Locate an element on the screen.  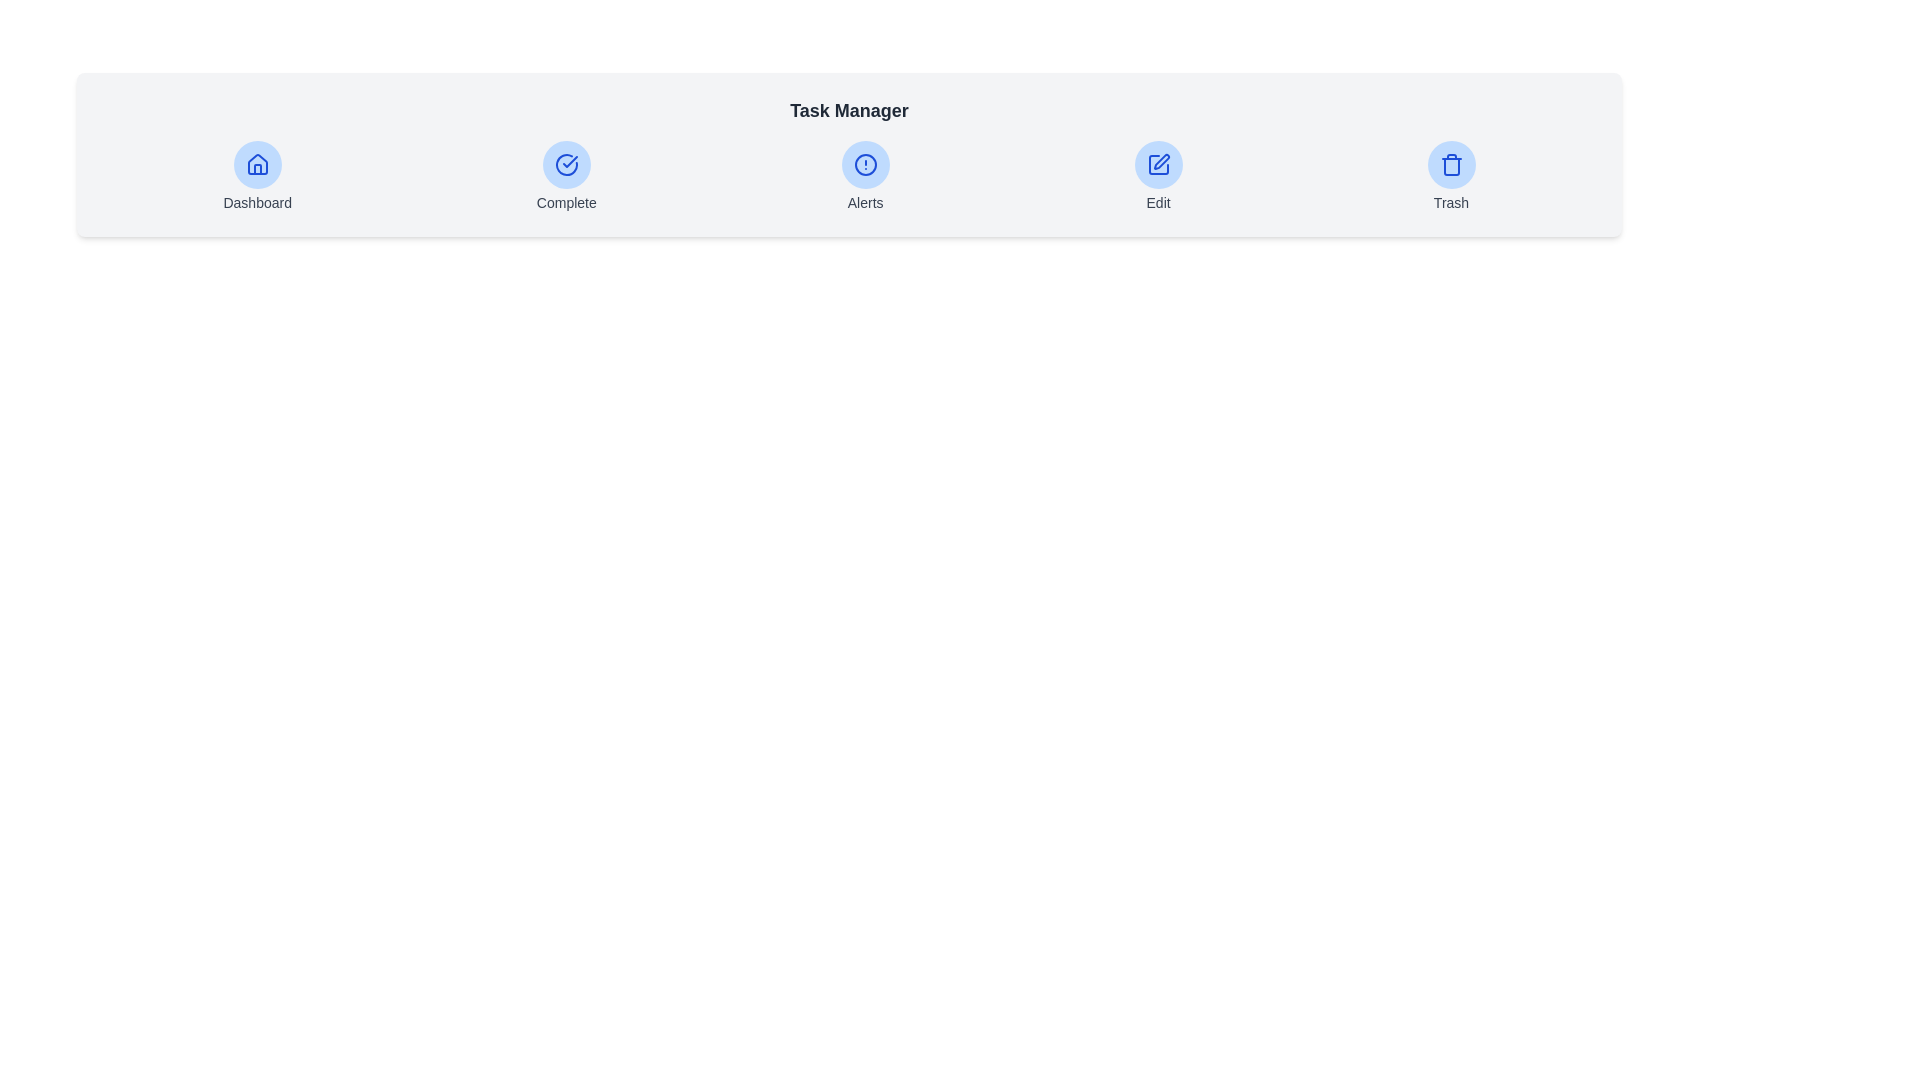
the blue trash can icon located in the top-right corner of the interface is located at coordinates (1451, 164).